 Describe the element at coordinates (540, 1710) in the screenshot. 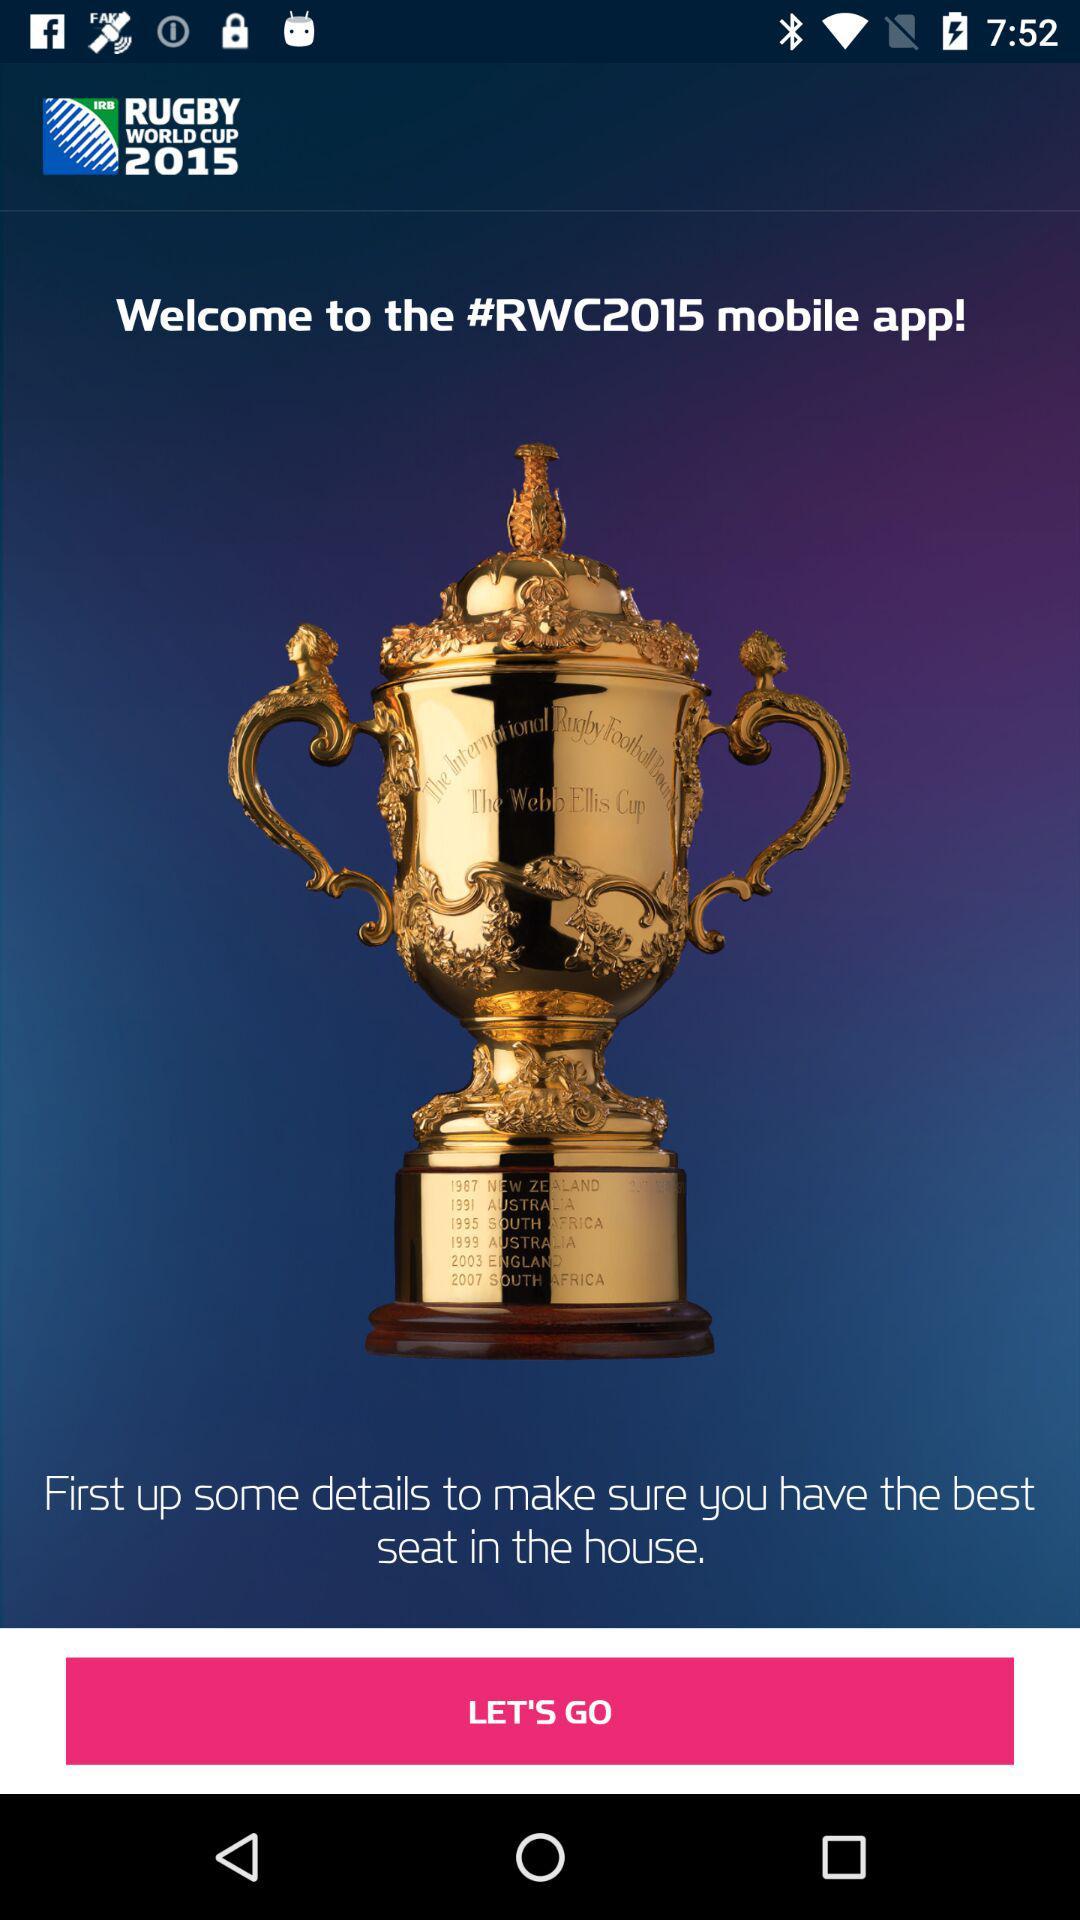

I see `item below first up some` at that location.